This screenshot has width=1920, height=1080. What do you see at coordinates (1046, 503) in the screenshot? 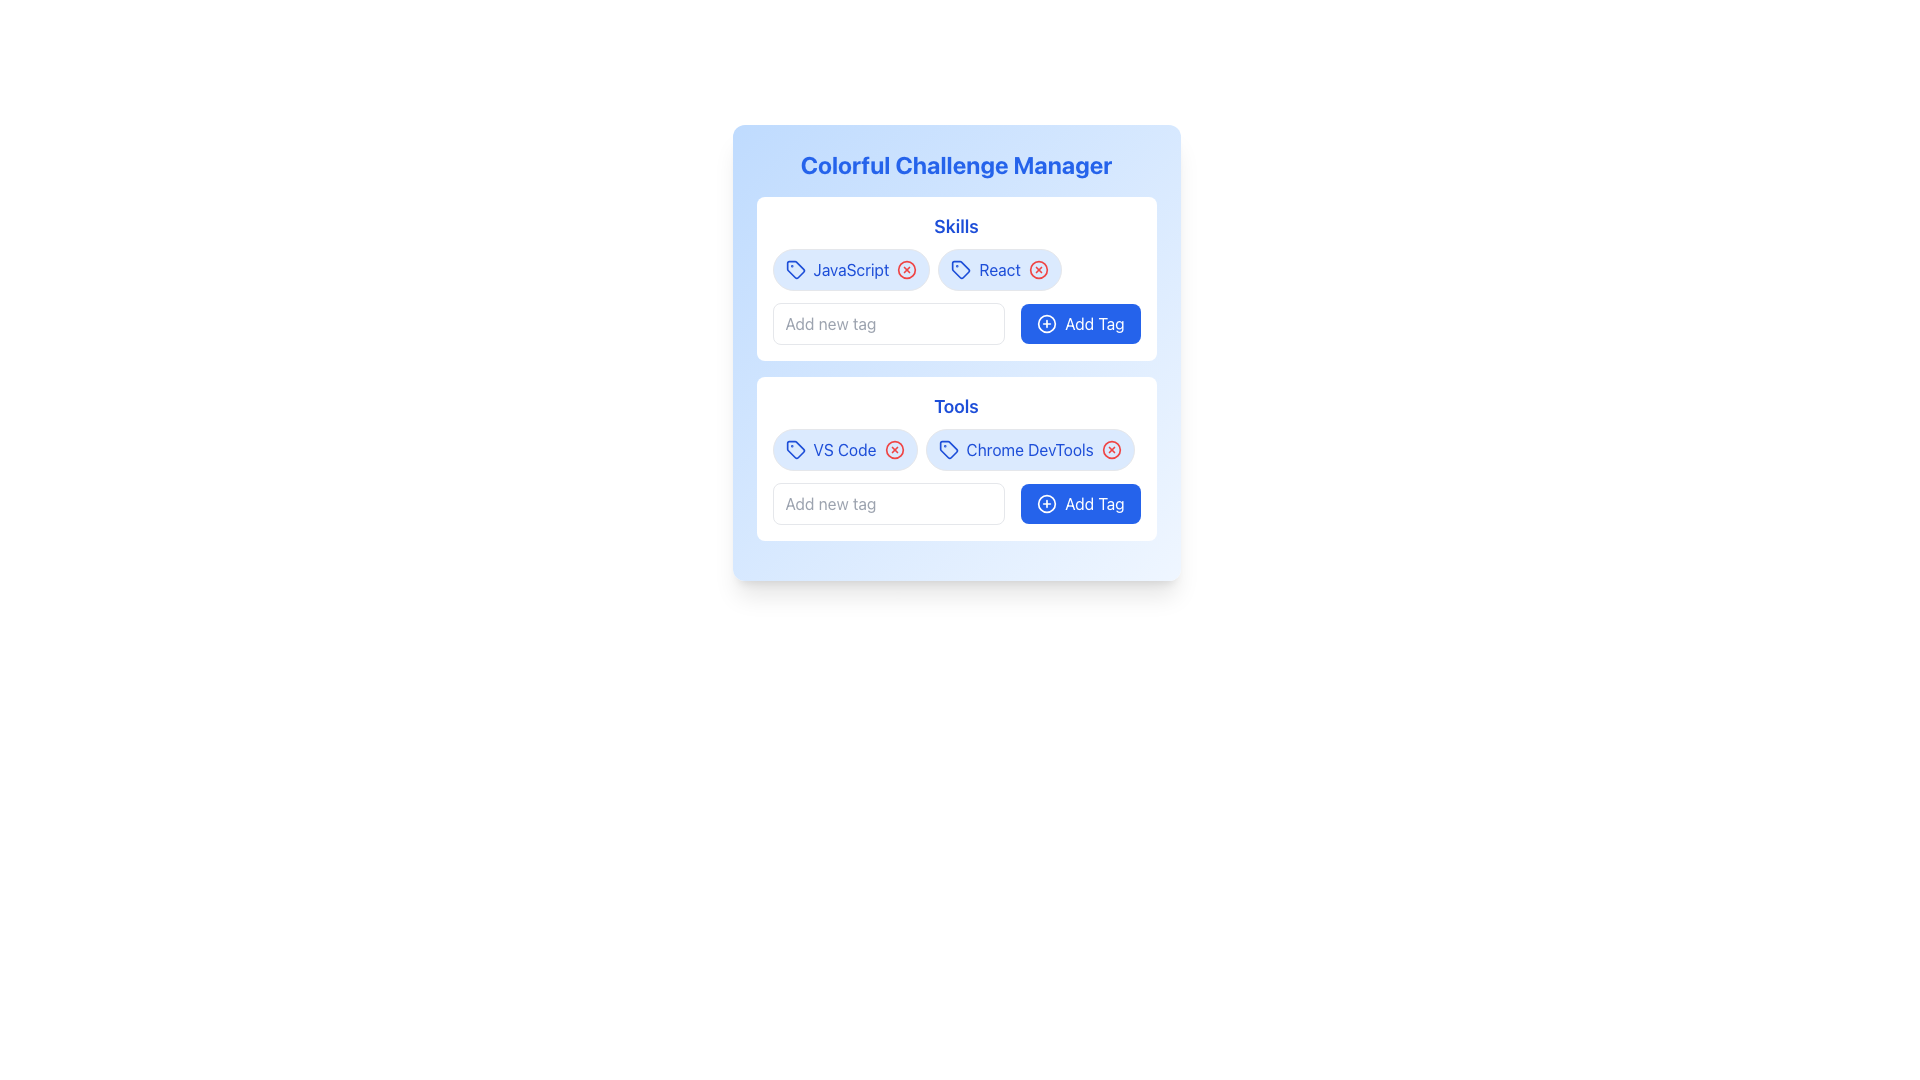
I see `the 'Add Tag' button located in the 'Tools' section, which visually represents the action of adding a new tag` at bounding box center [1046, 503].